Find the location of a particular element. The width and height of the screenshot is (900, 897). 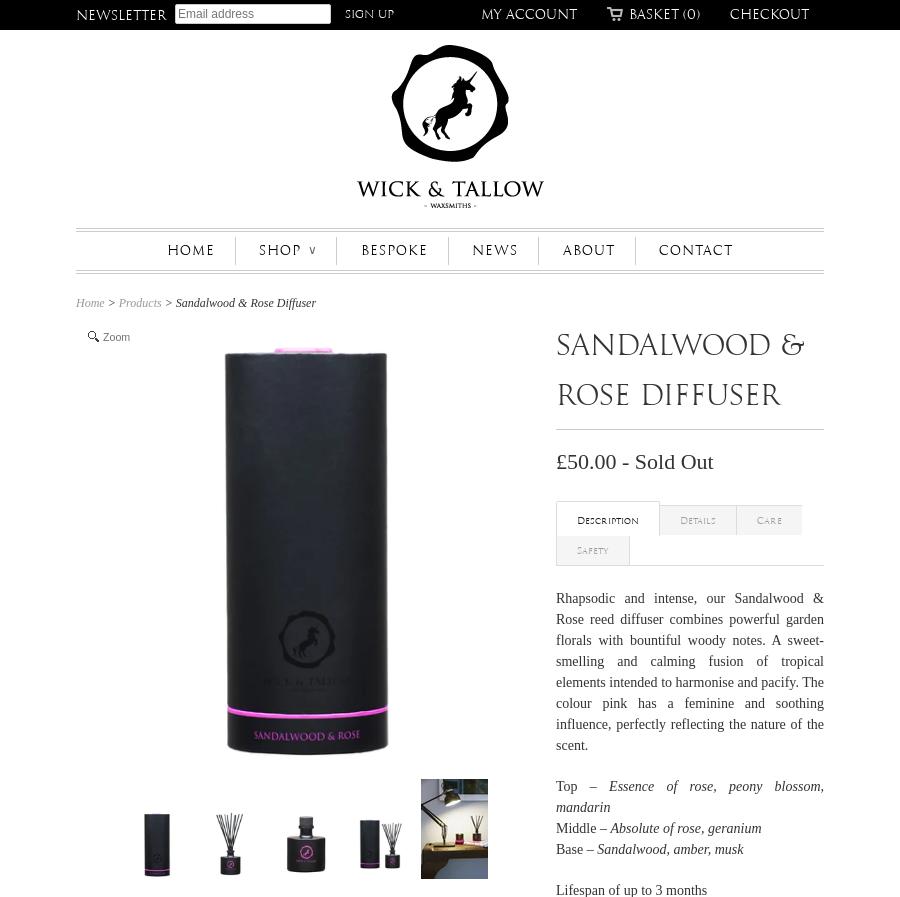

'£50.00 - Sold Out' is located at coordinates (634, 460).